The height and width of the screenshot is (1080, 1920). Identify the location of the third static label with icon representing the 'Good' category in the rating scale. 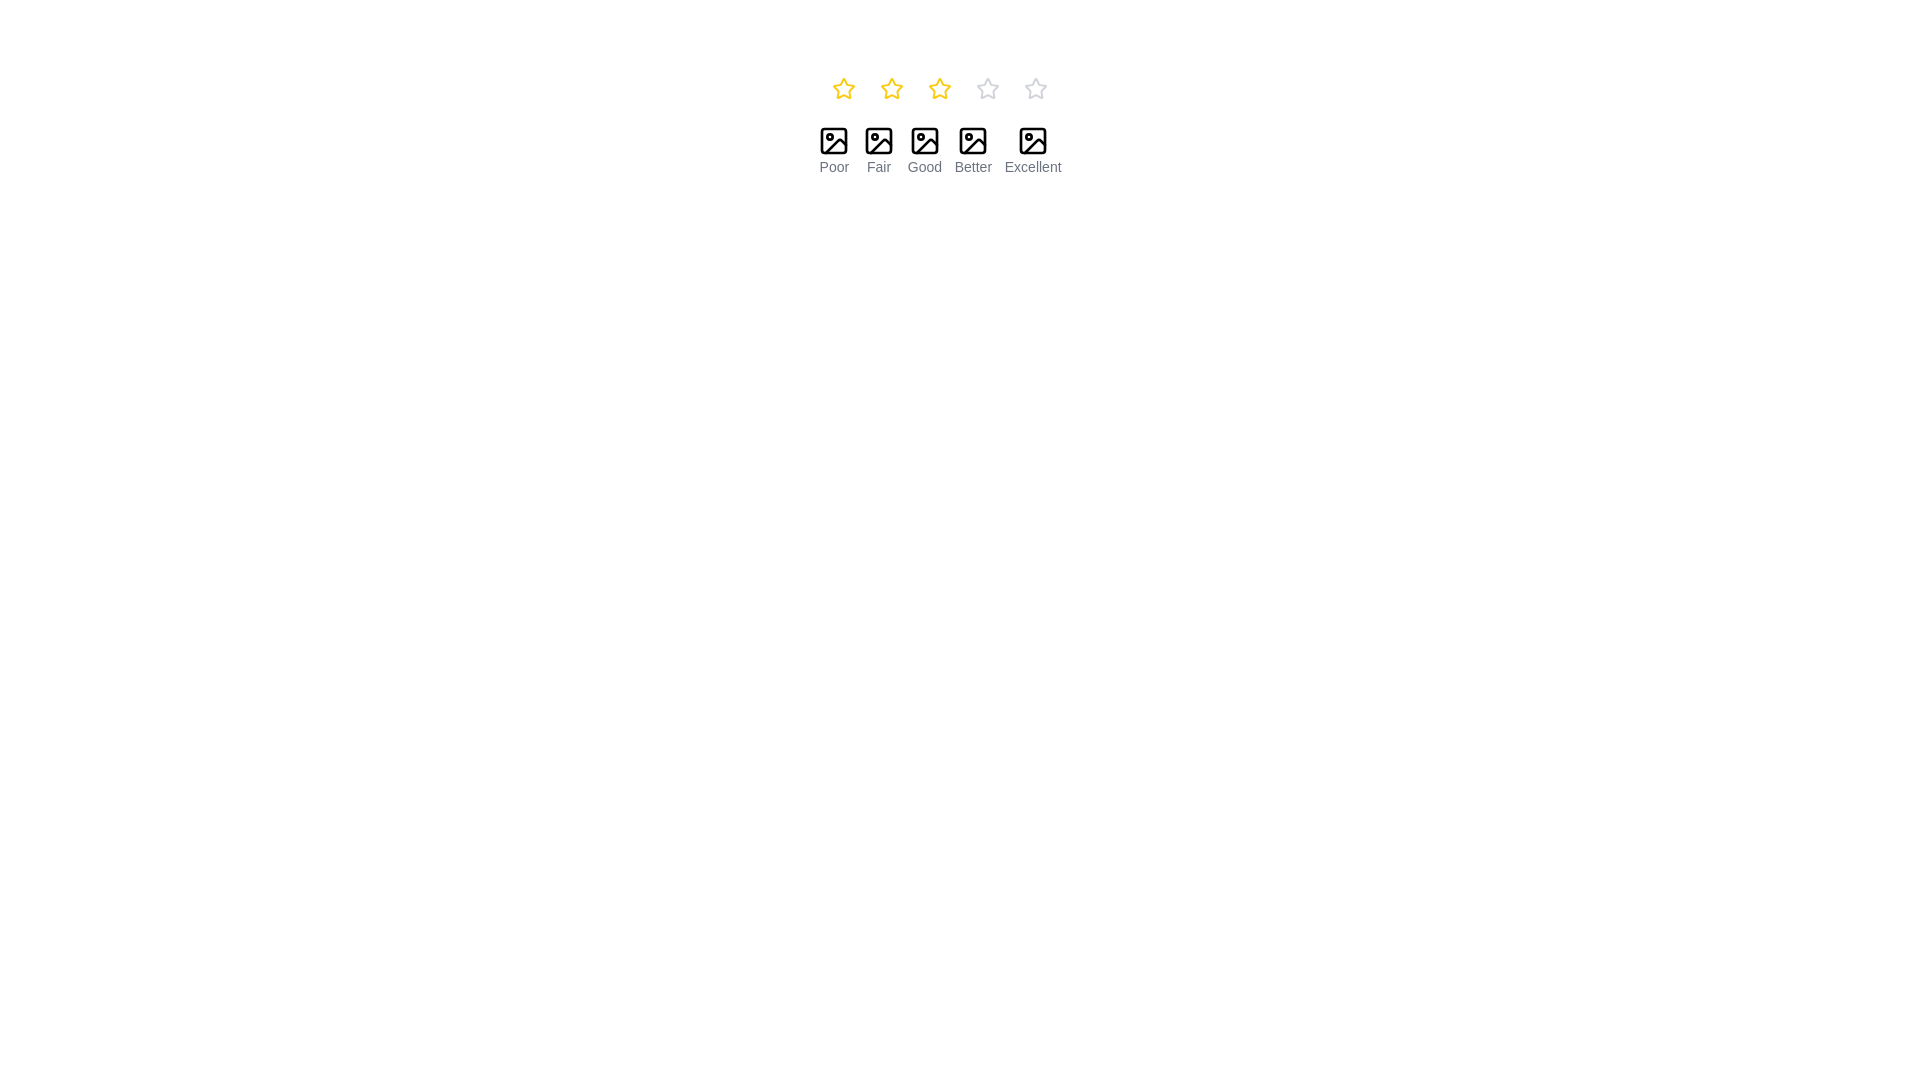
(923, 149).